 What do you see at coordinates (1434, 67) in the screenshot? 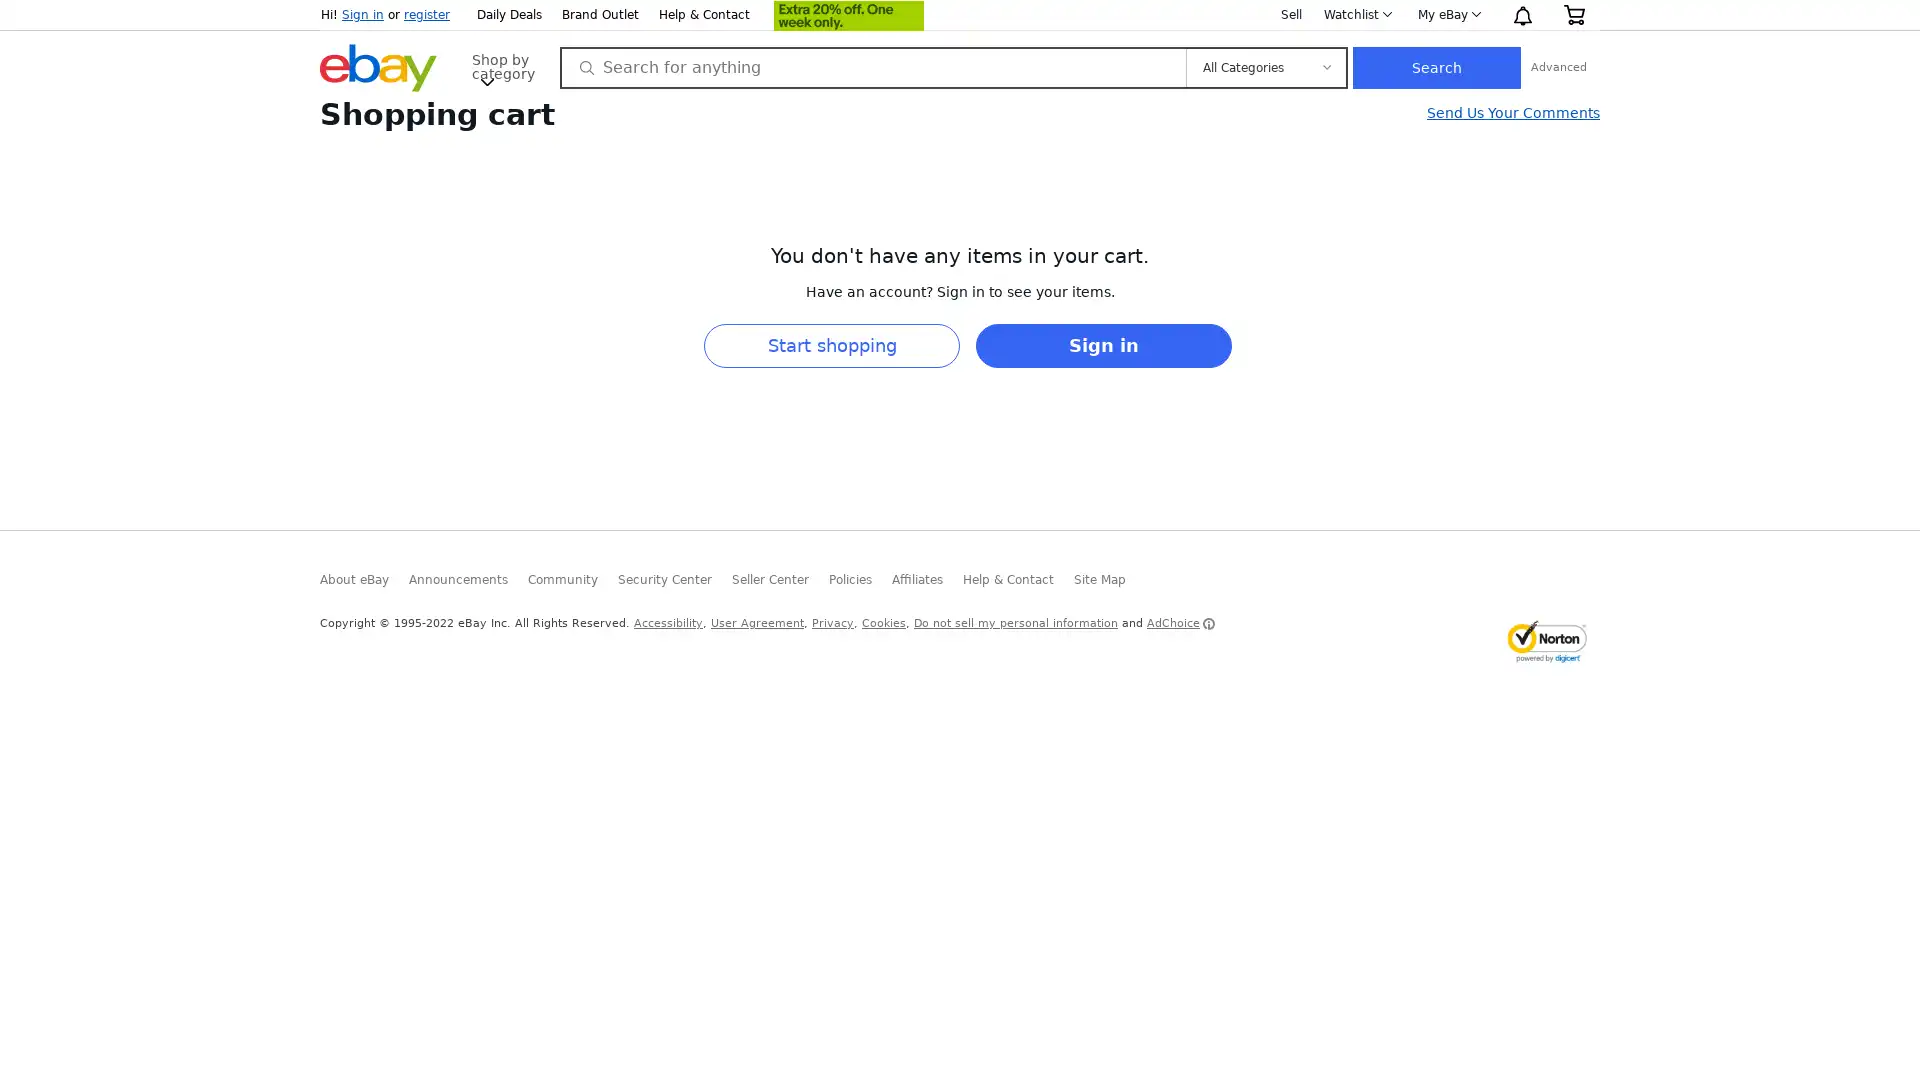
I see `Search` at bounding box center [1434, 67].